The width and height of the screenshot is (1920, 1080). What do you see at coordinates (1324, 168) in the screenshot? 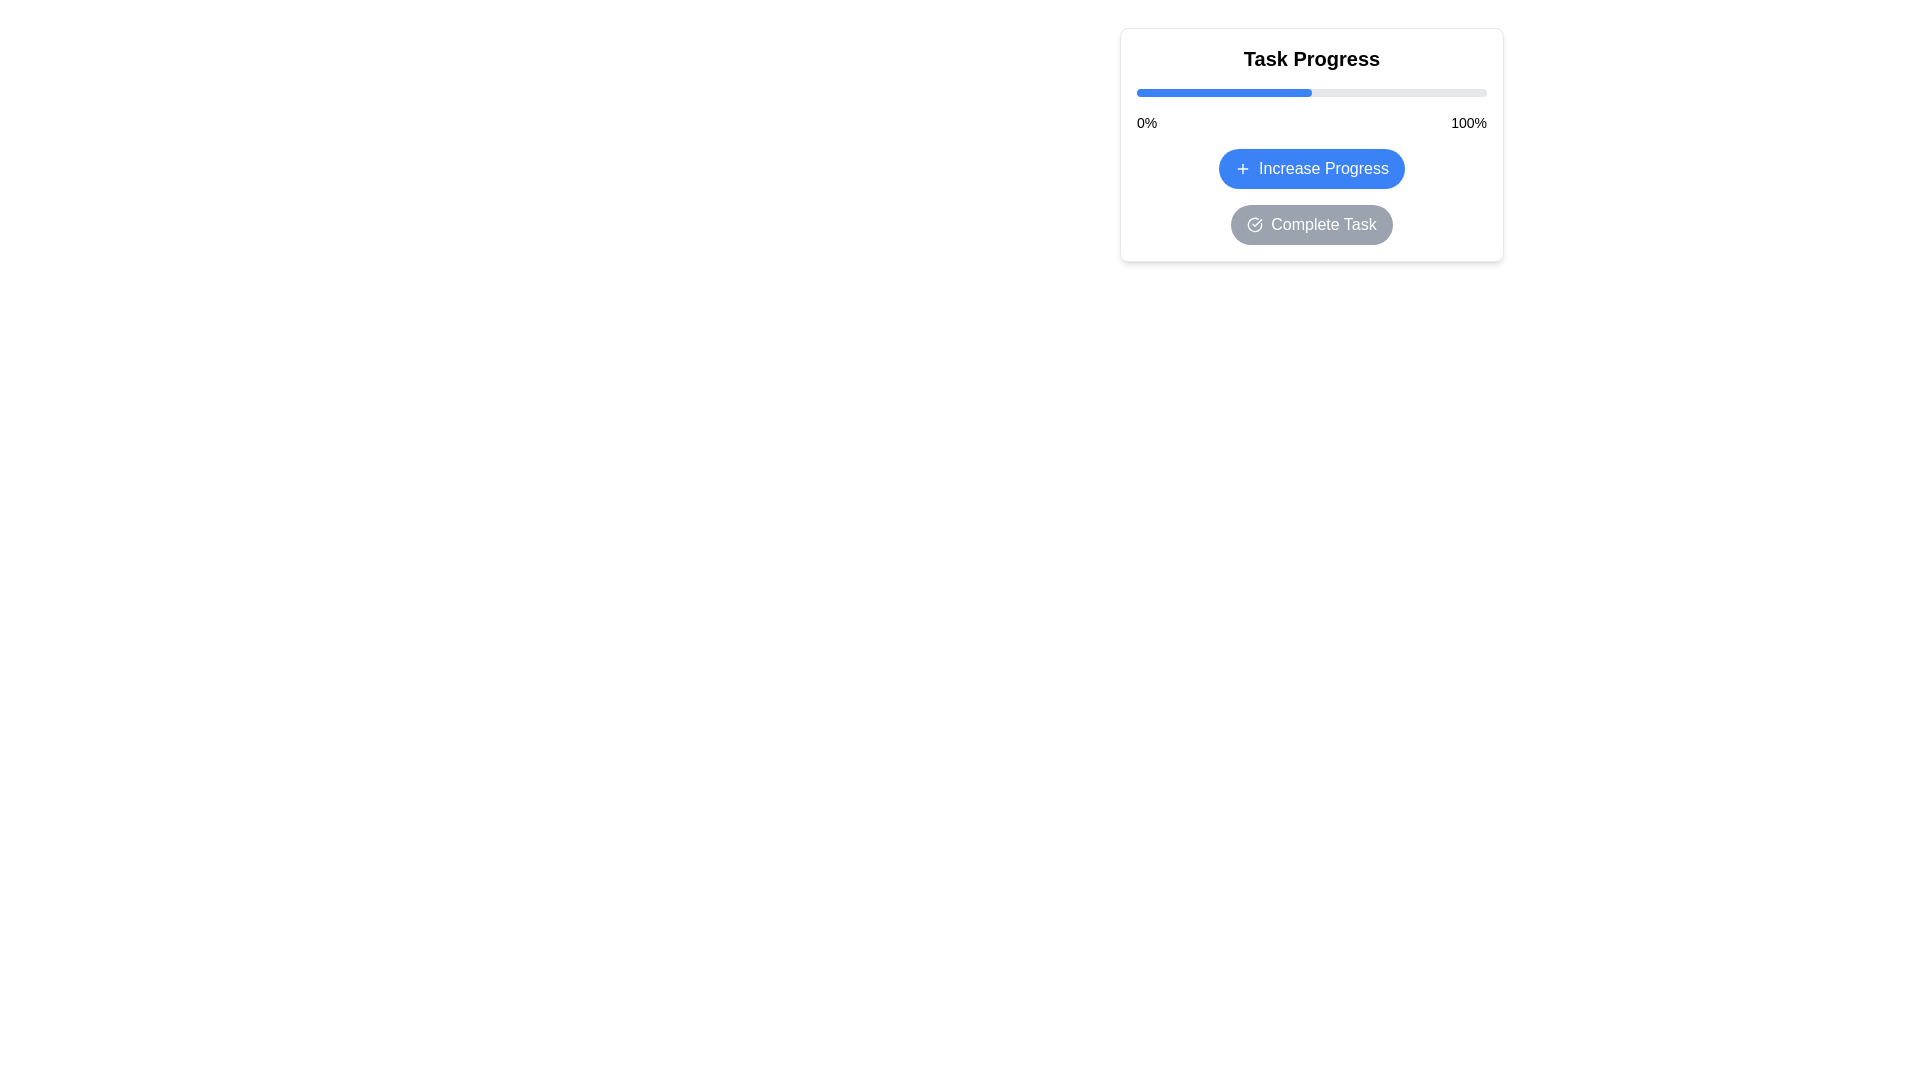
I see `the text label saying 'Increase Progress' within the button, which has a blue background and a plus icon to its left` at bounding box center [1324, 168].